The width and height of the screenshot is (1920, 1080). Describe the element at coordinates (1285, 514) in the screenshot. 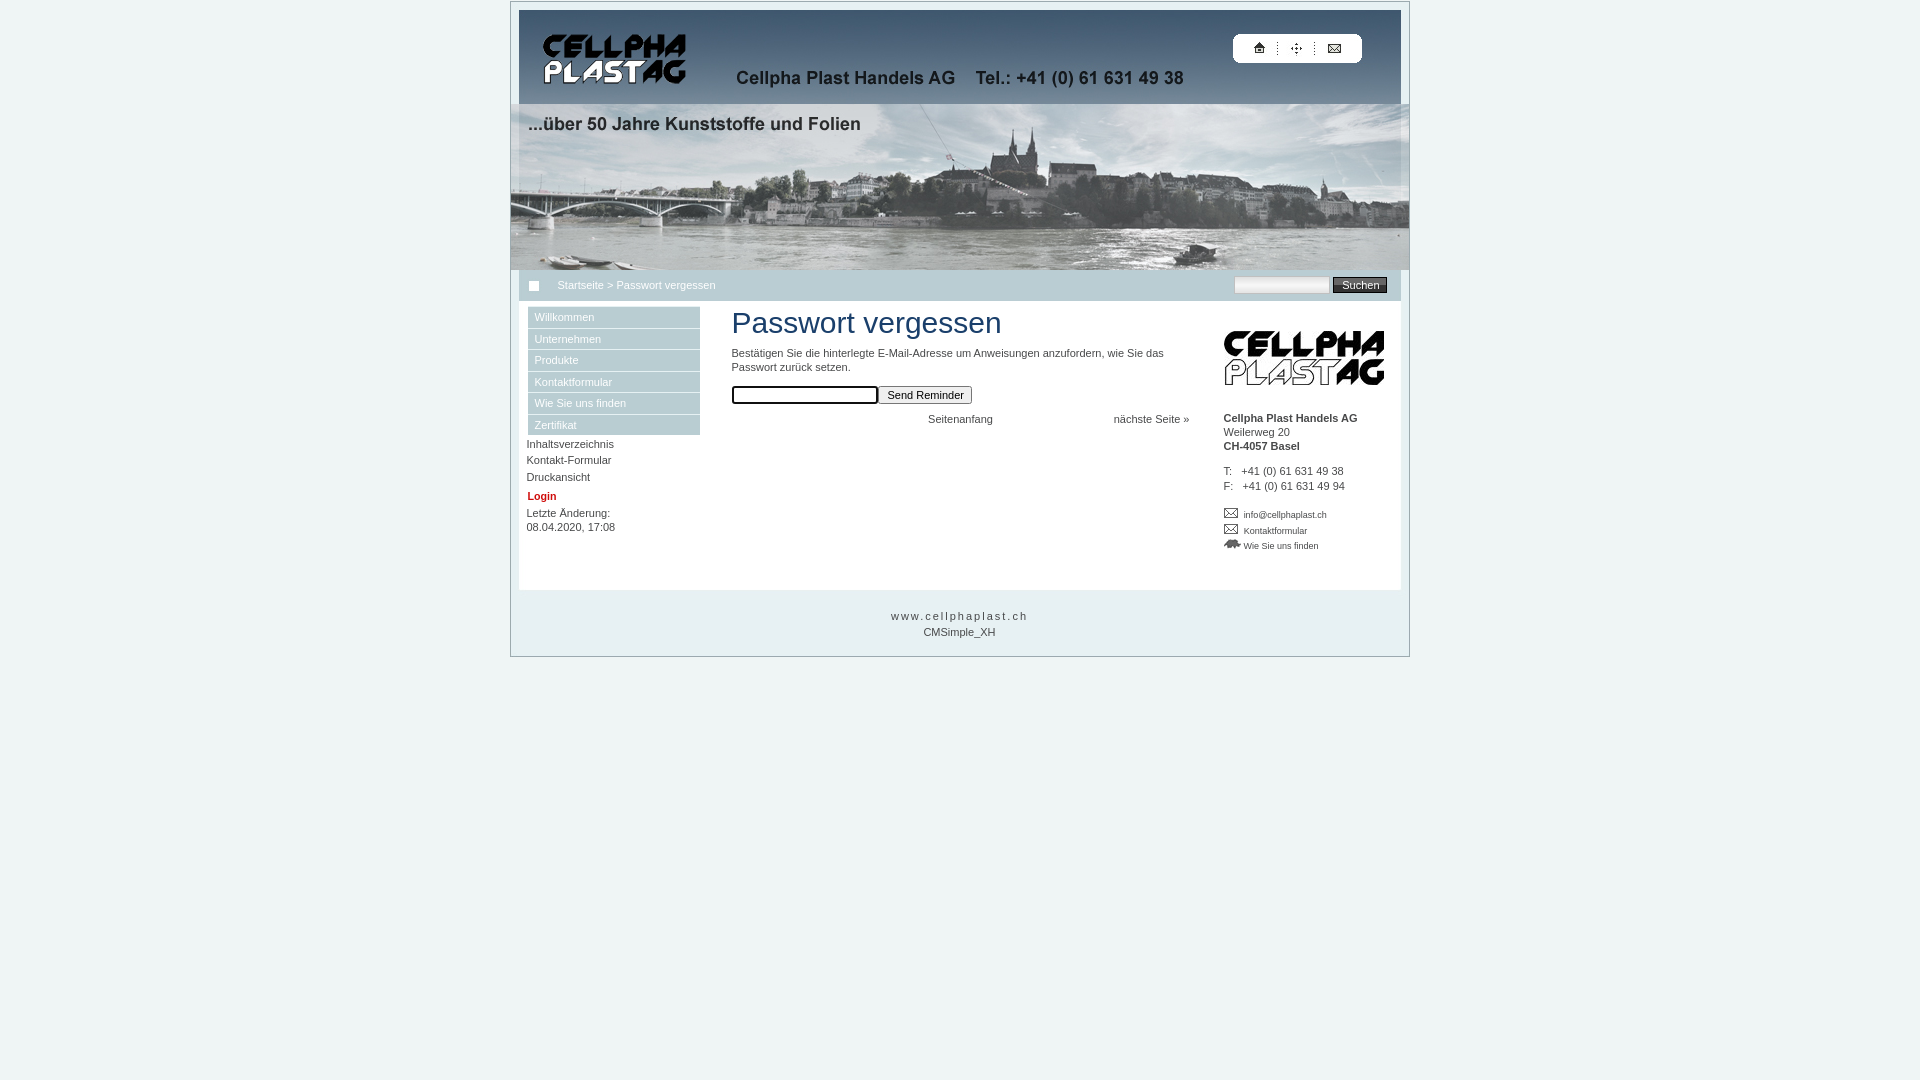

I see `'info@cellphaplast.ch'` at that location.